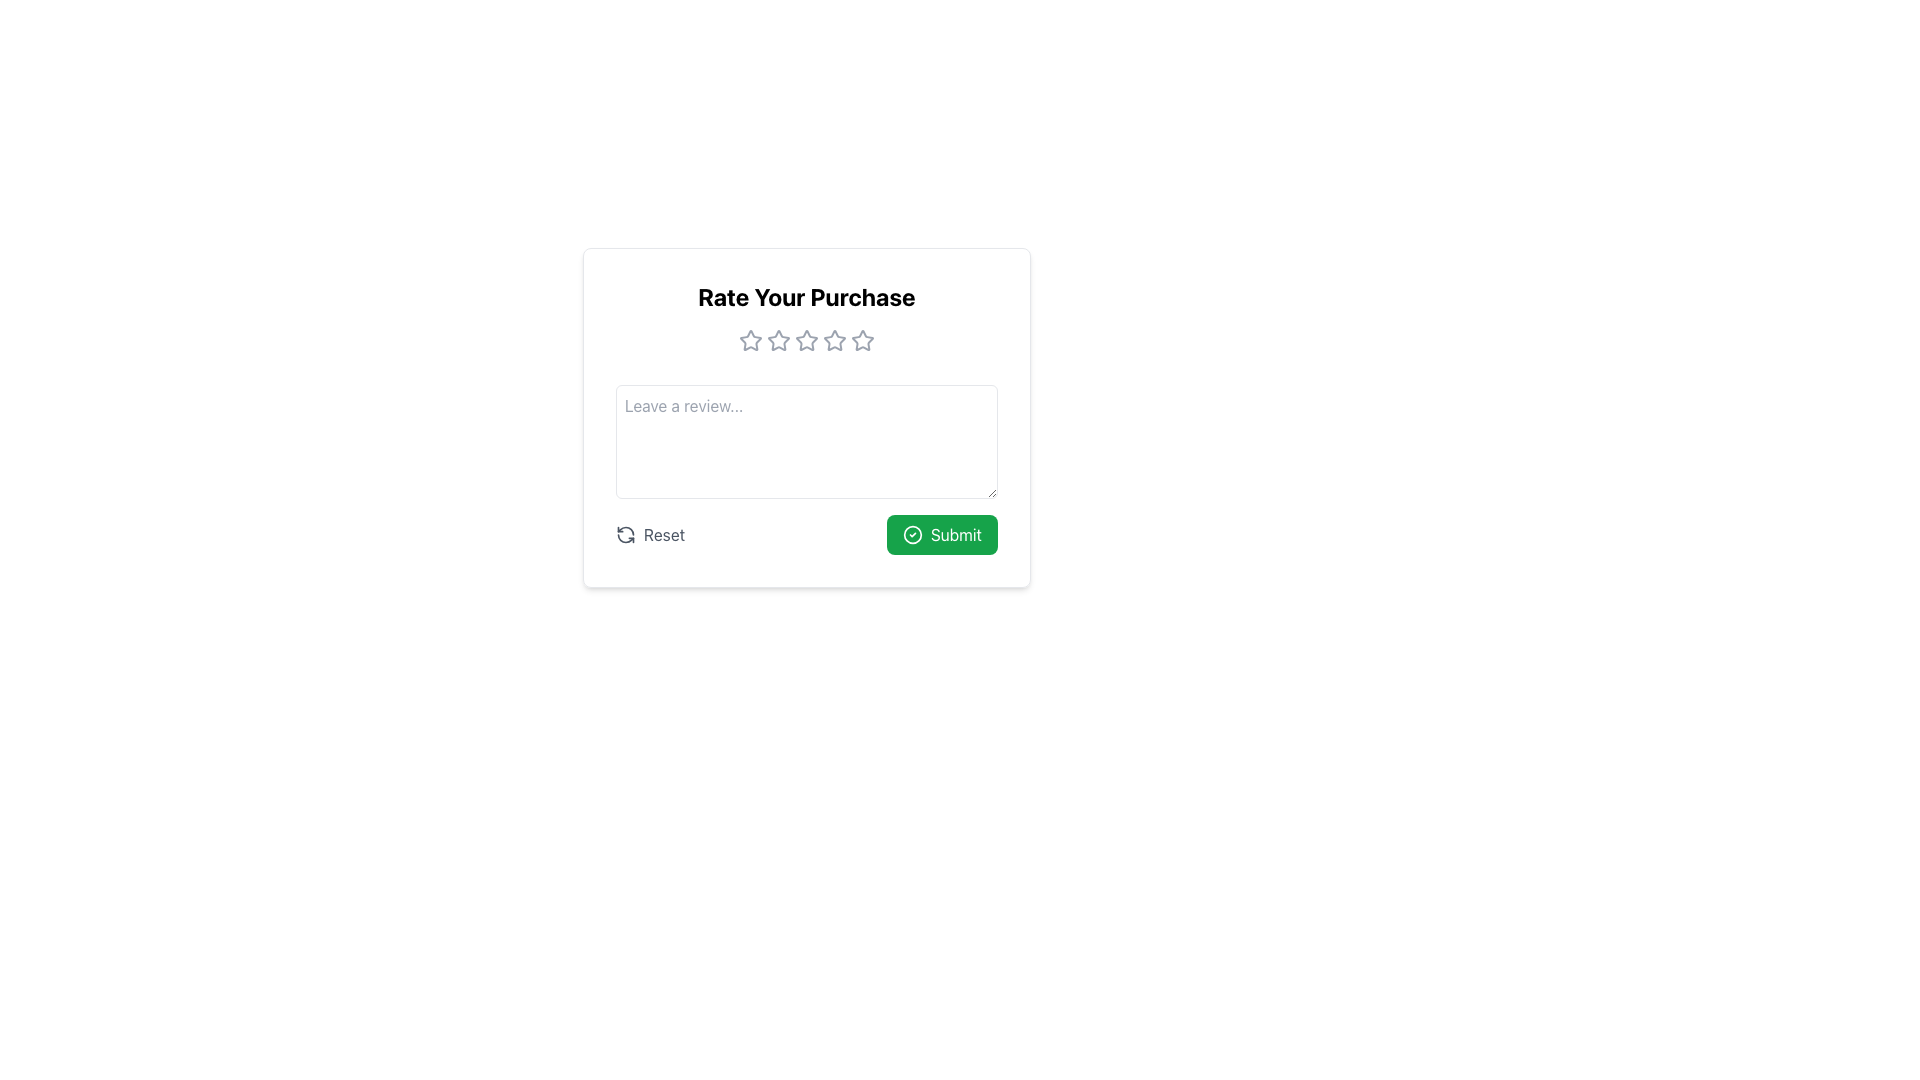  I want to click on the fifth star in the 'Rate Your Purchase' section, so click(863, 339).